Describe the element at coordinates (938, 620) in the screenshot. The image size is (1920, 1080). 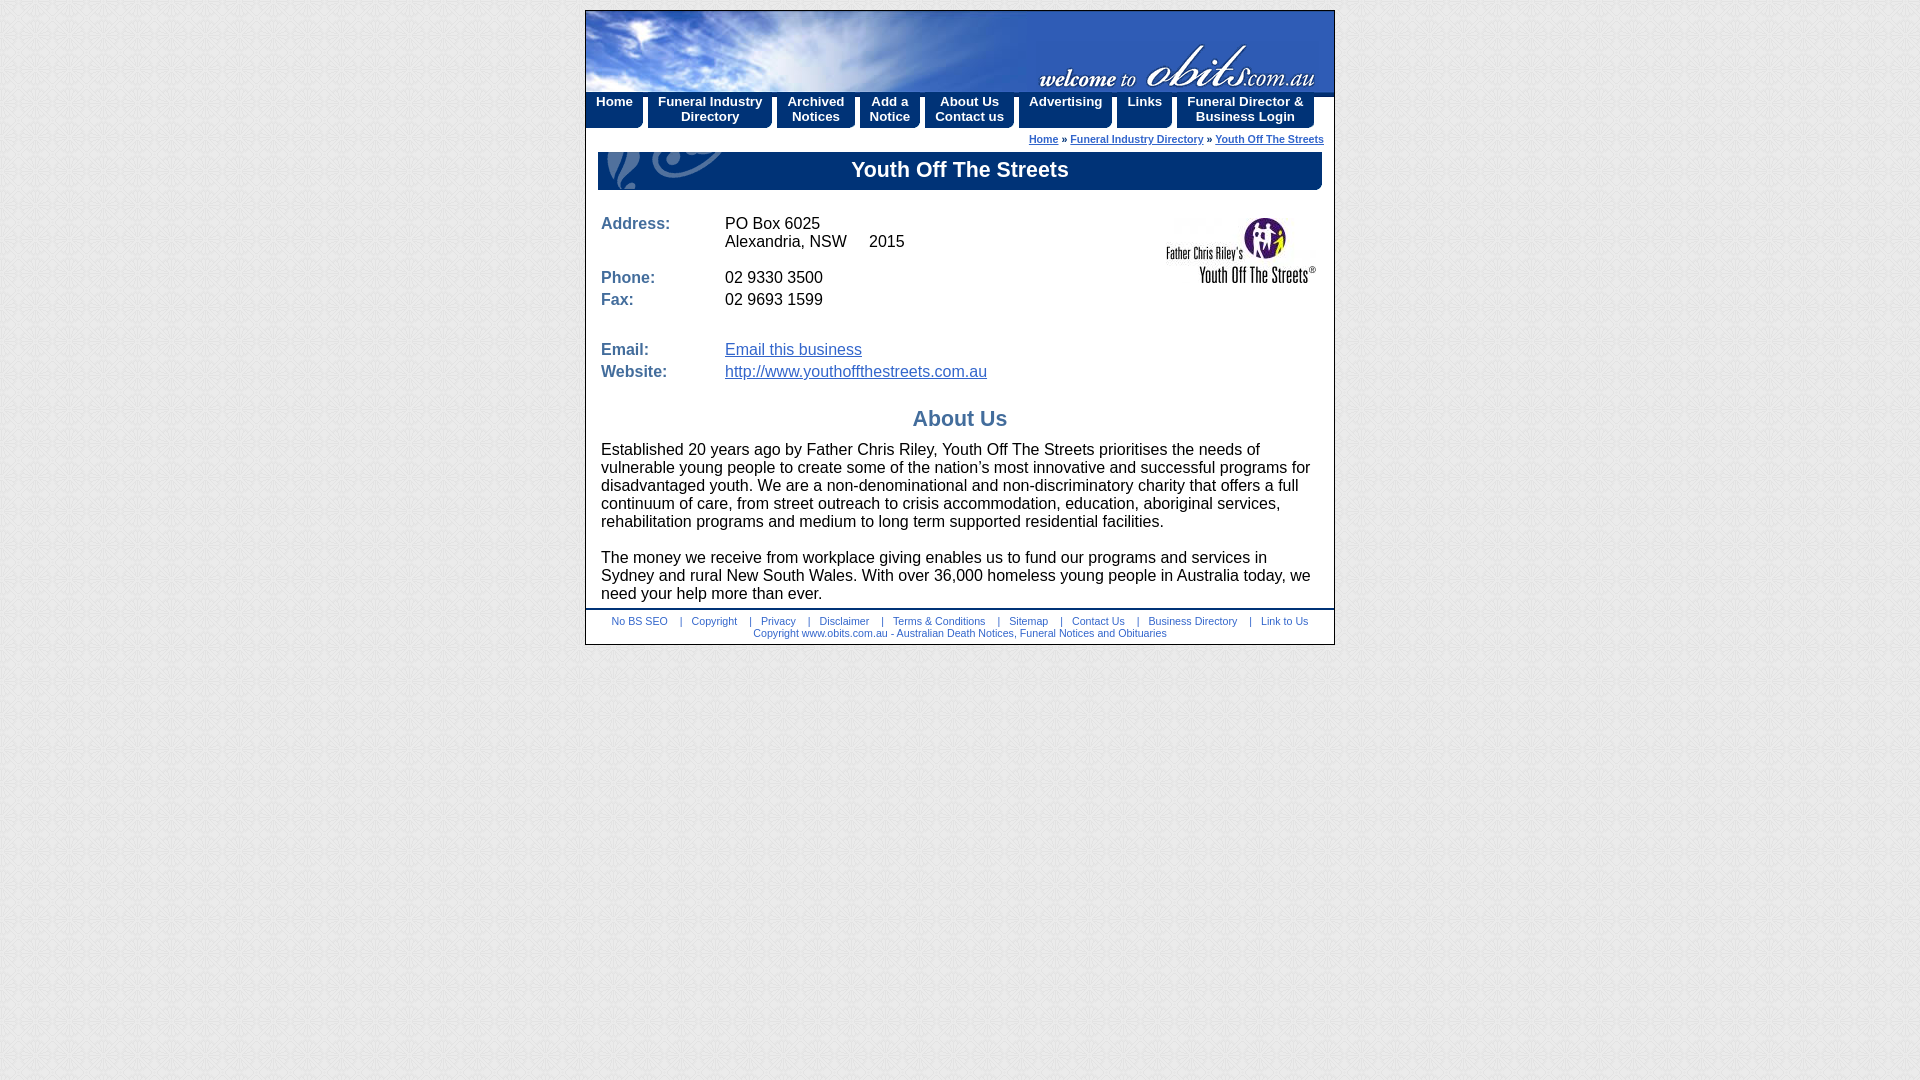
I see `'Terms & Conditions'` at that location.